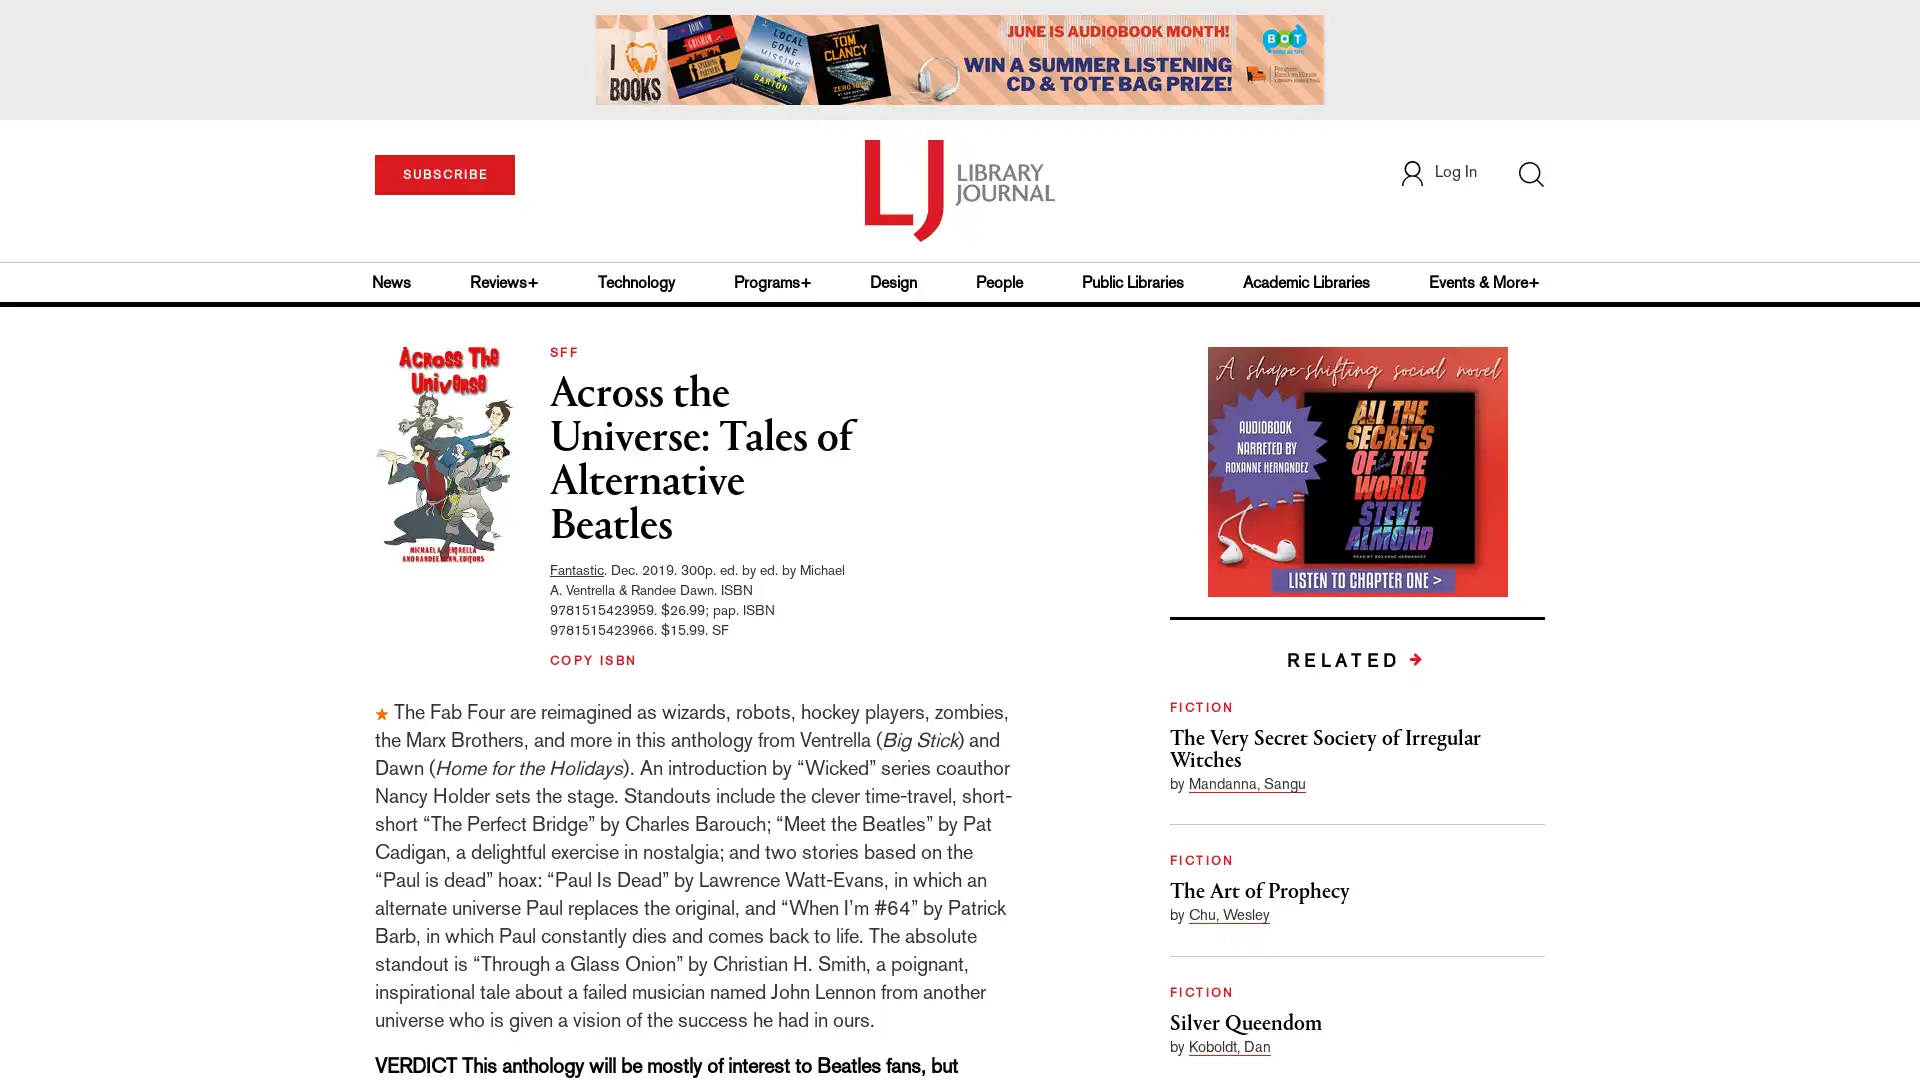  I want to click on SUBSCRIBE, so click(444, 173).